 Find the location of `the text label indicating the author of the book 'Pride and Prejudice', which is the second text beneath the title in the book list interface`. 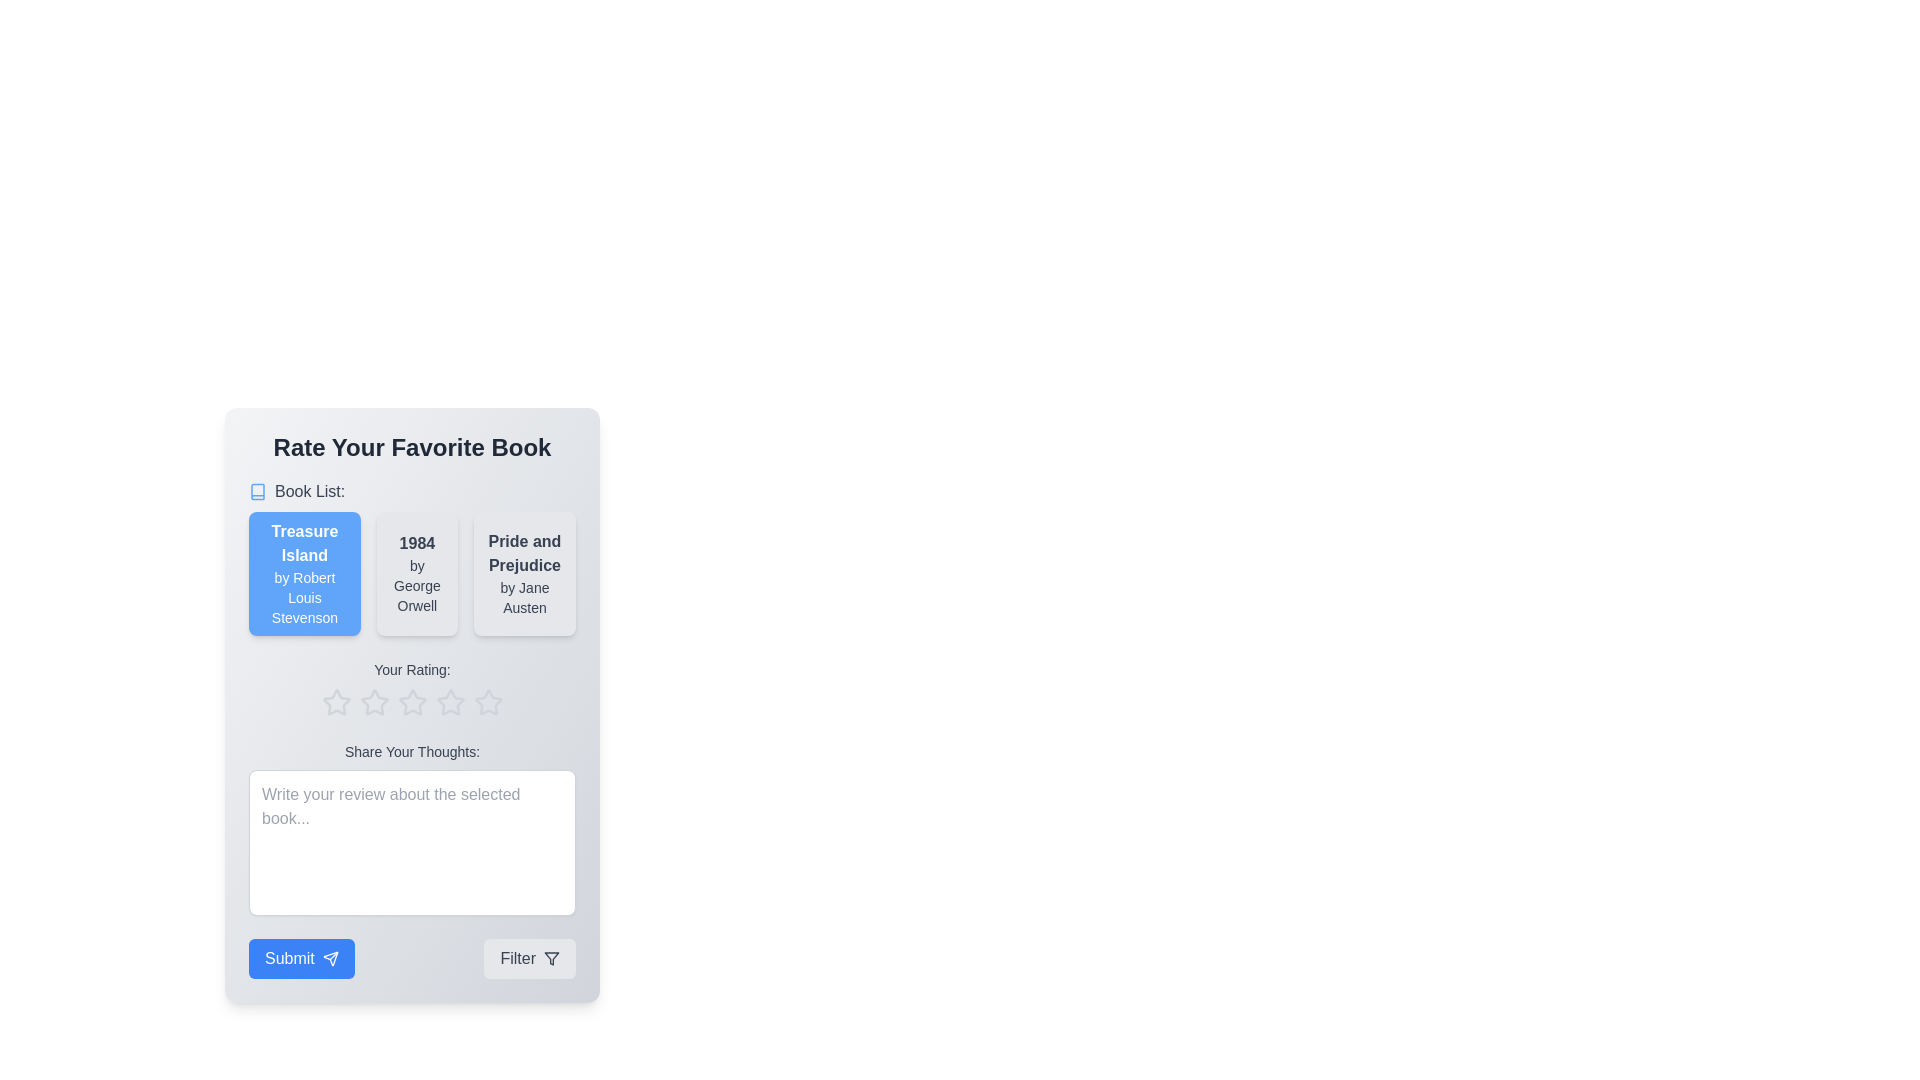

the text label indicating the author of the book 'Pride and Prejudice', which is the second text beneath the title in the book list interface is located at coordinates (524, 596).